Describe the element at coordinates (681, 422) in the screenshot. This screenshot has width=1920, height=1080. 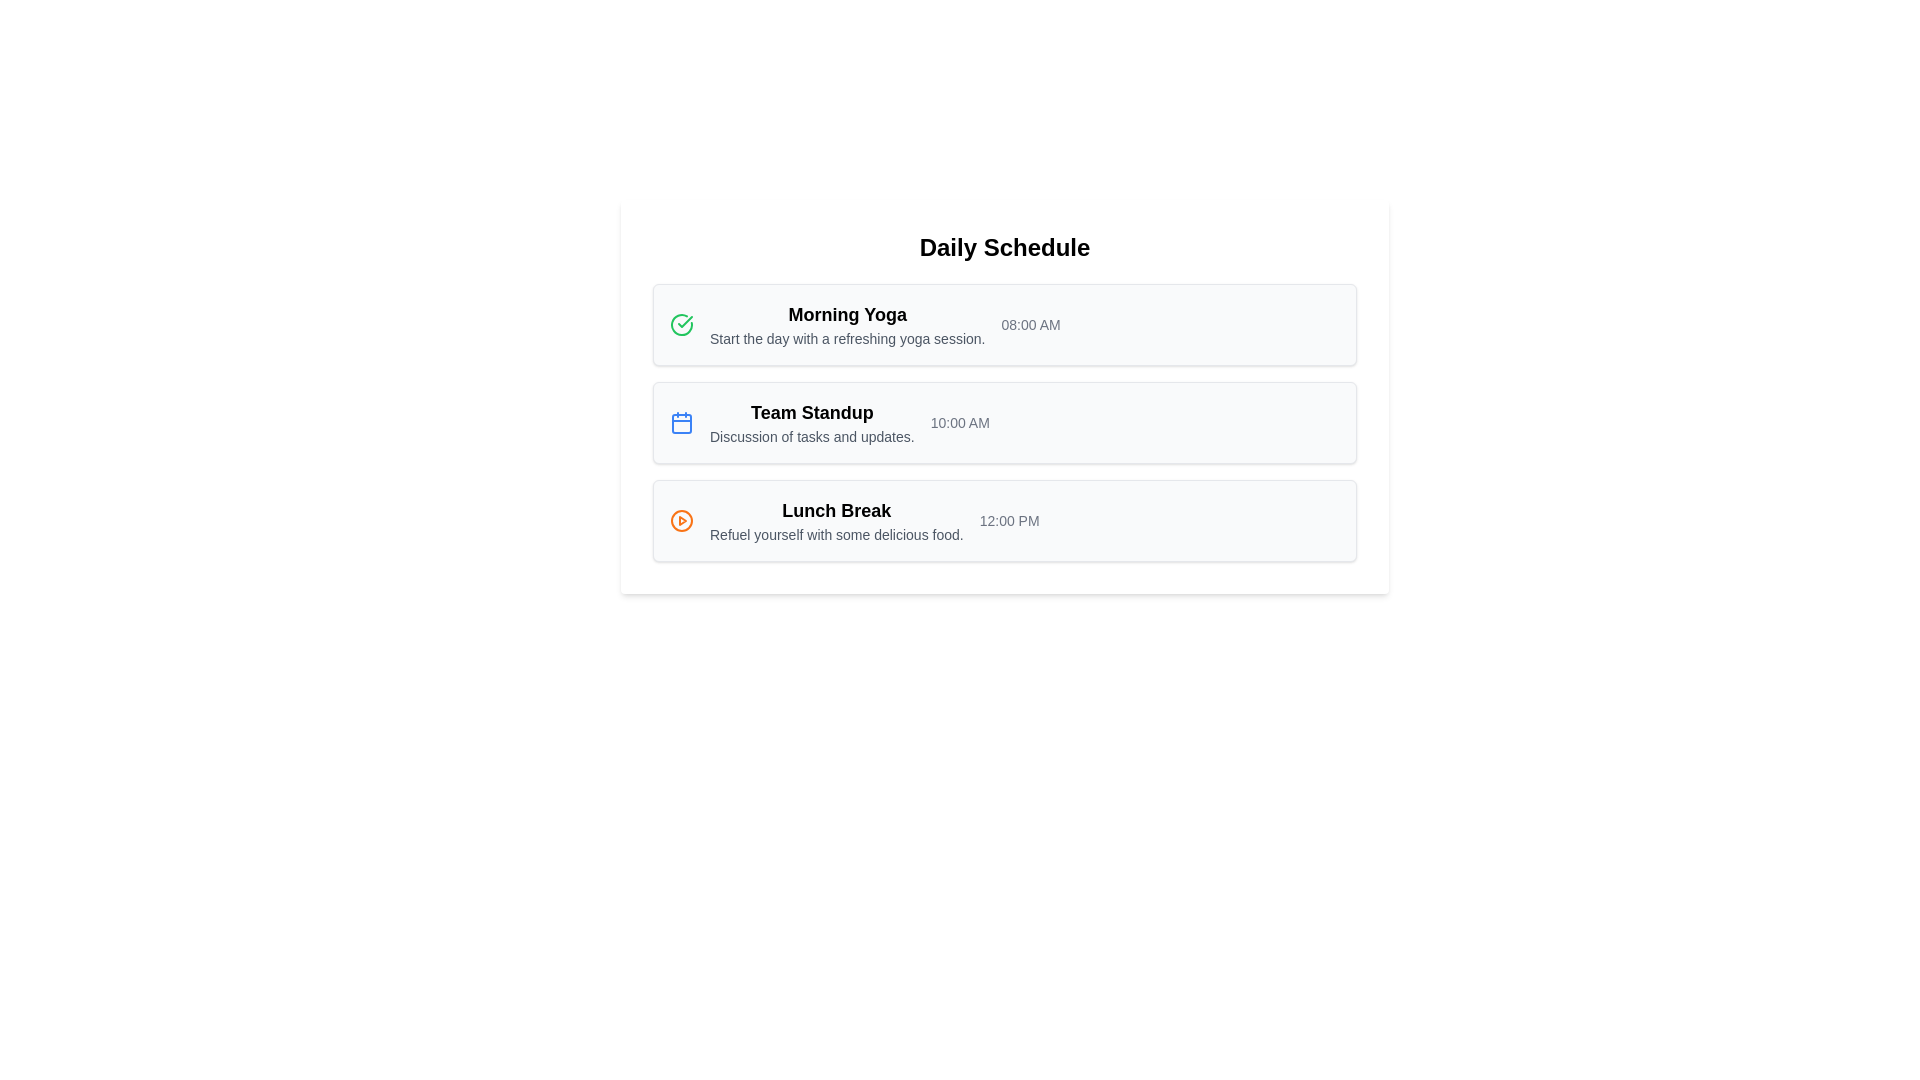
I see `the calendar icon representing the 'Team Standup' meeting scheduled at '10:00 AM' in the 'Daily Schedule' interface` at that location.